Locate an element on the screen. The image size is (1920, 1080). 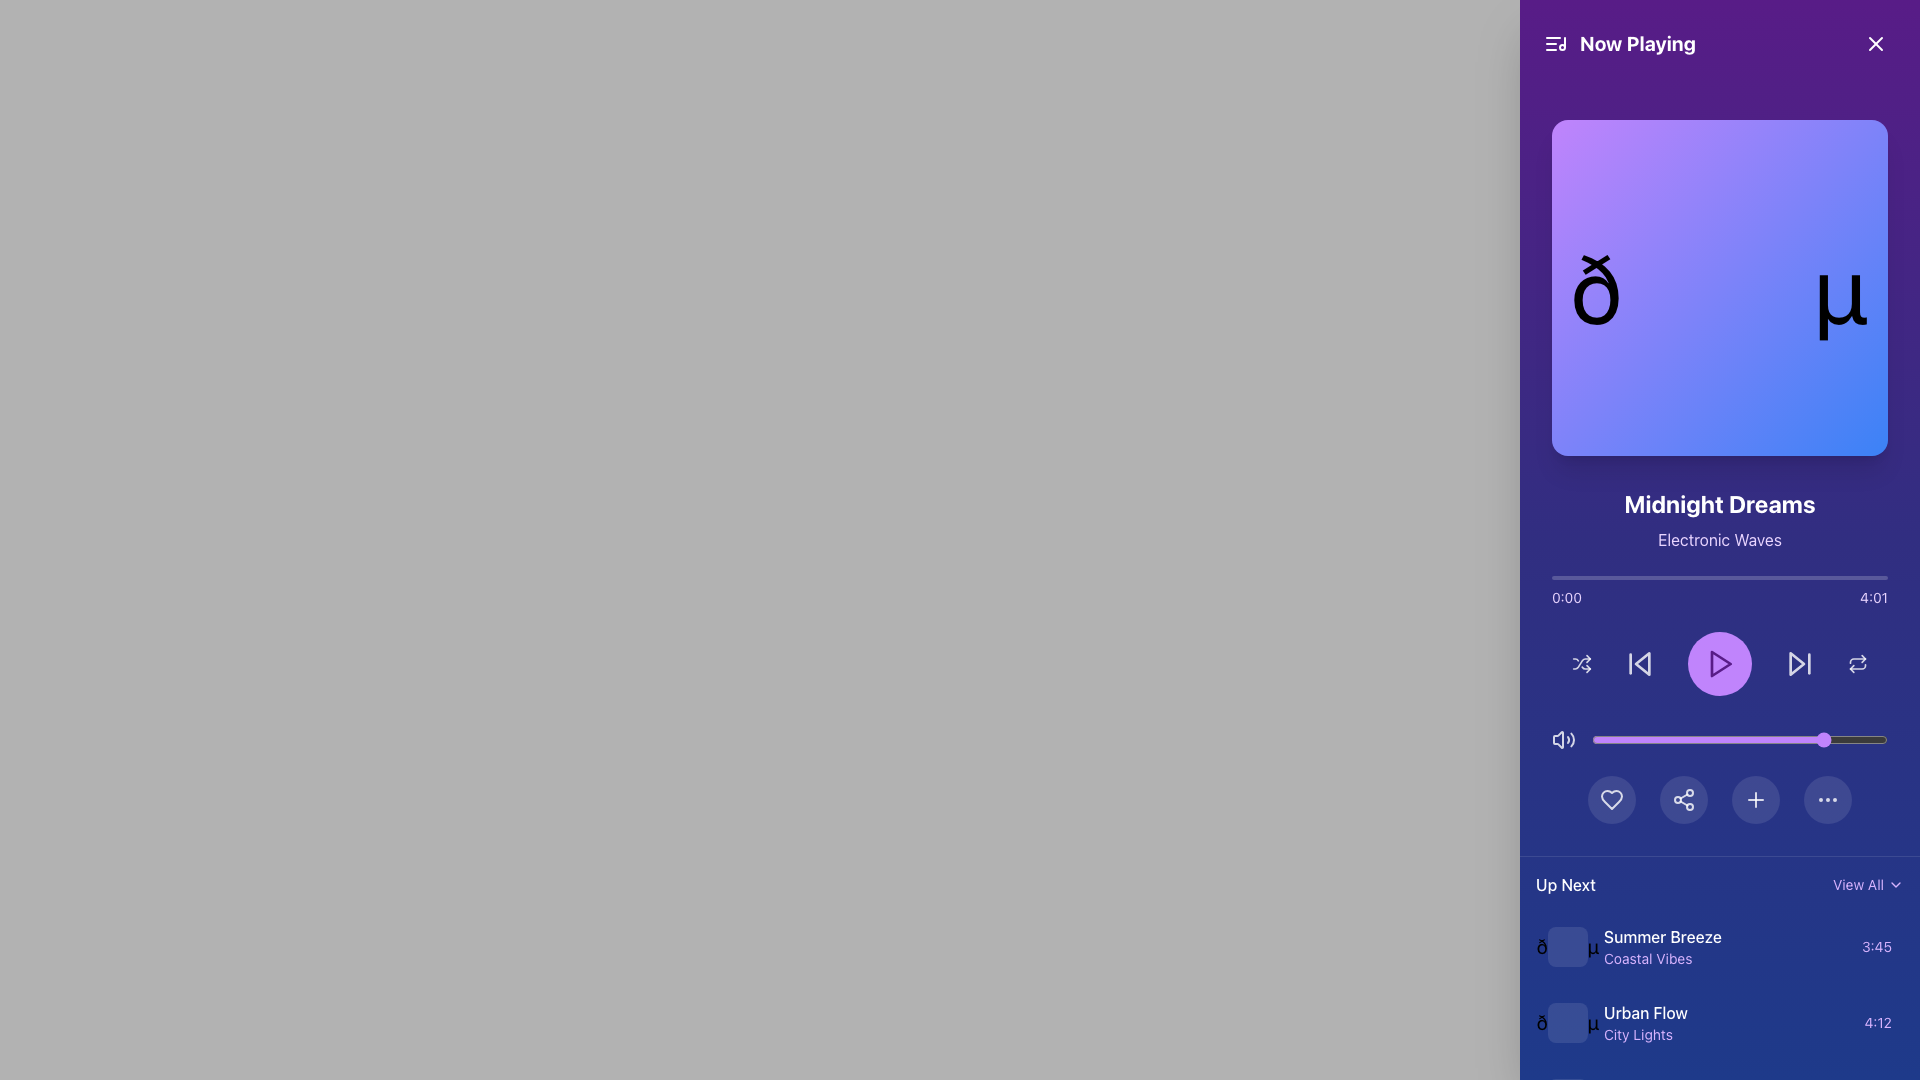
the second list item in the 'Up Next' section of the media playback interface is located at coordinates (1718, 1022).